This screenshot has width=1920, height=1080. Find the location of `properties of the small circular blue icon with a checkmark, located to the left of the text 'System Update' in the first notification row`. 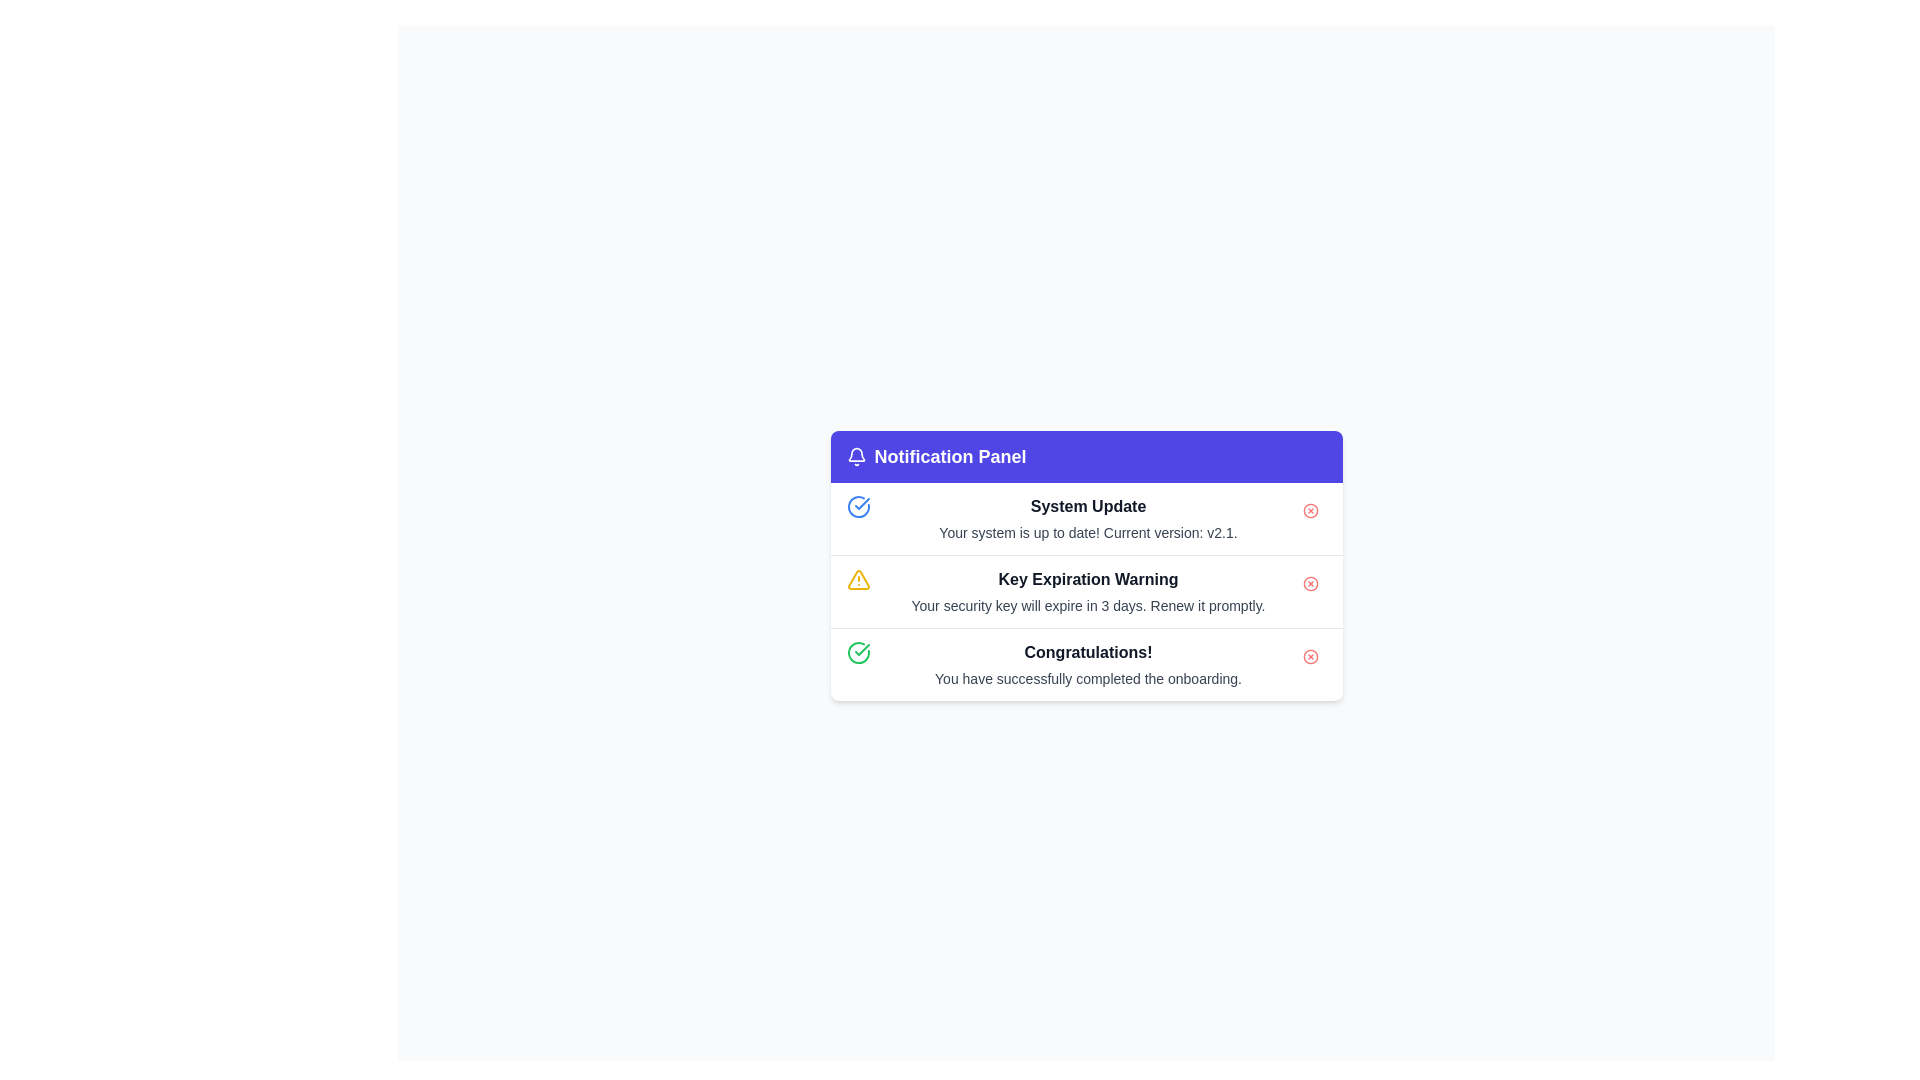

properties of the small circular blue icon with a checkmark, located to the left of the text 'System Update' in the first notification row is located at coordinates (858, 505).